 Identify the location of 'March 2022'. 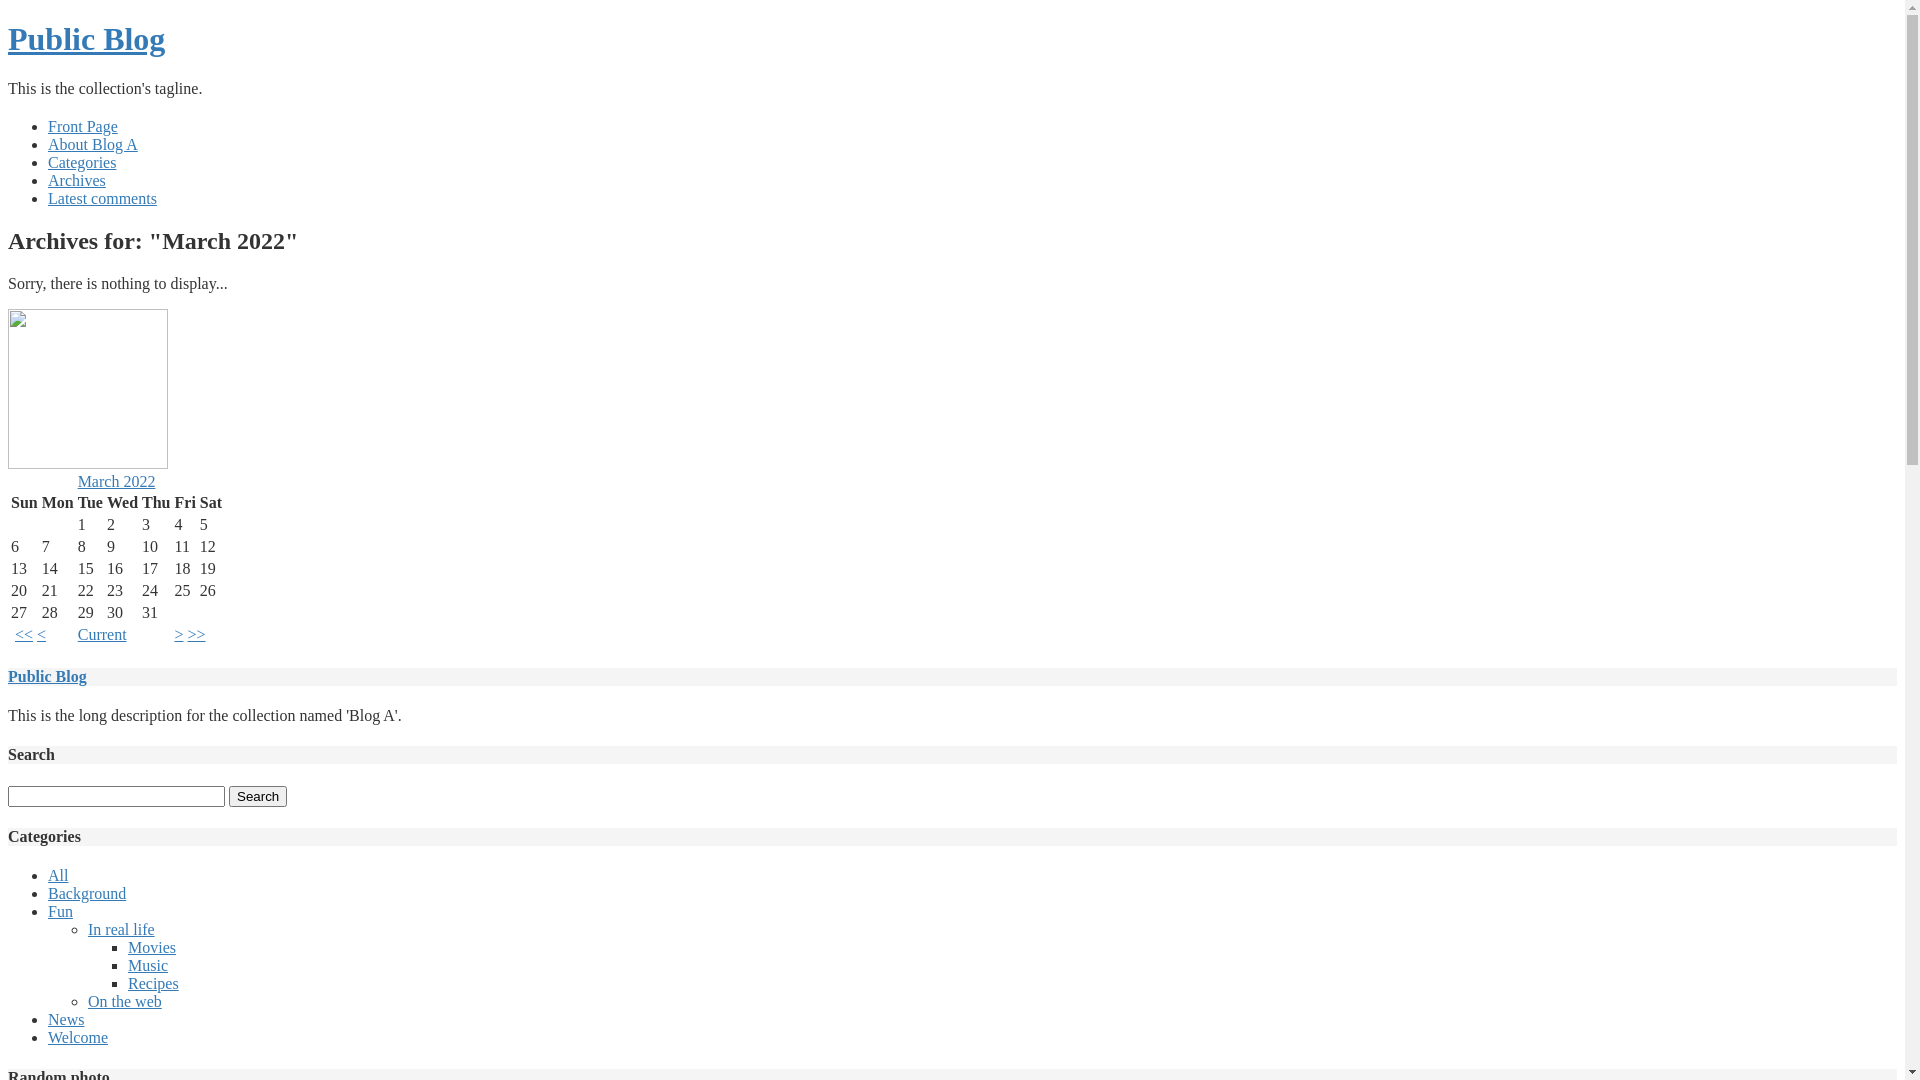
(115, 481).